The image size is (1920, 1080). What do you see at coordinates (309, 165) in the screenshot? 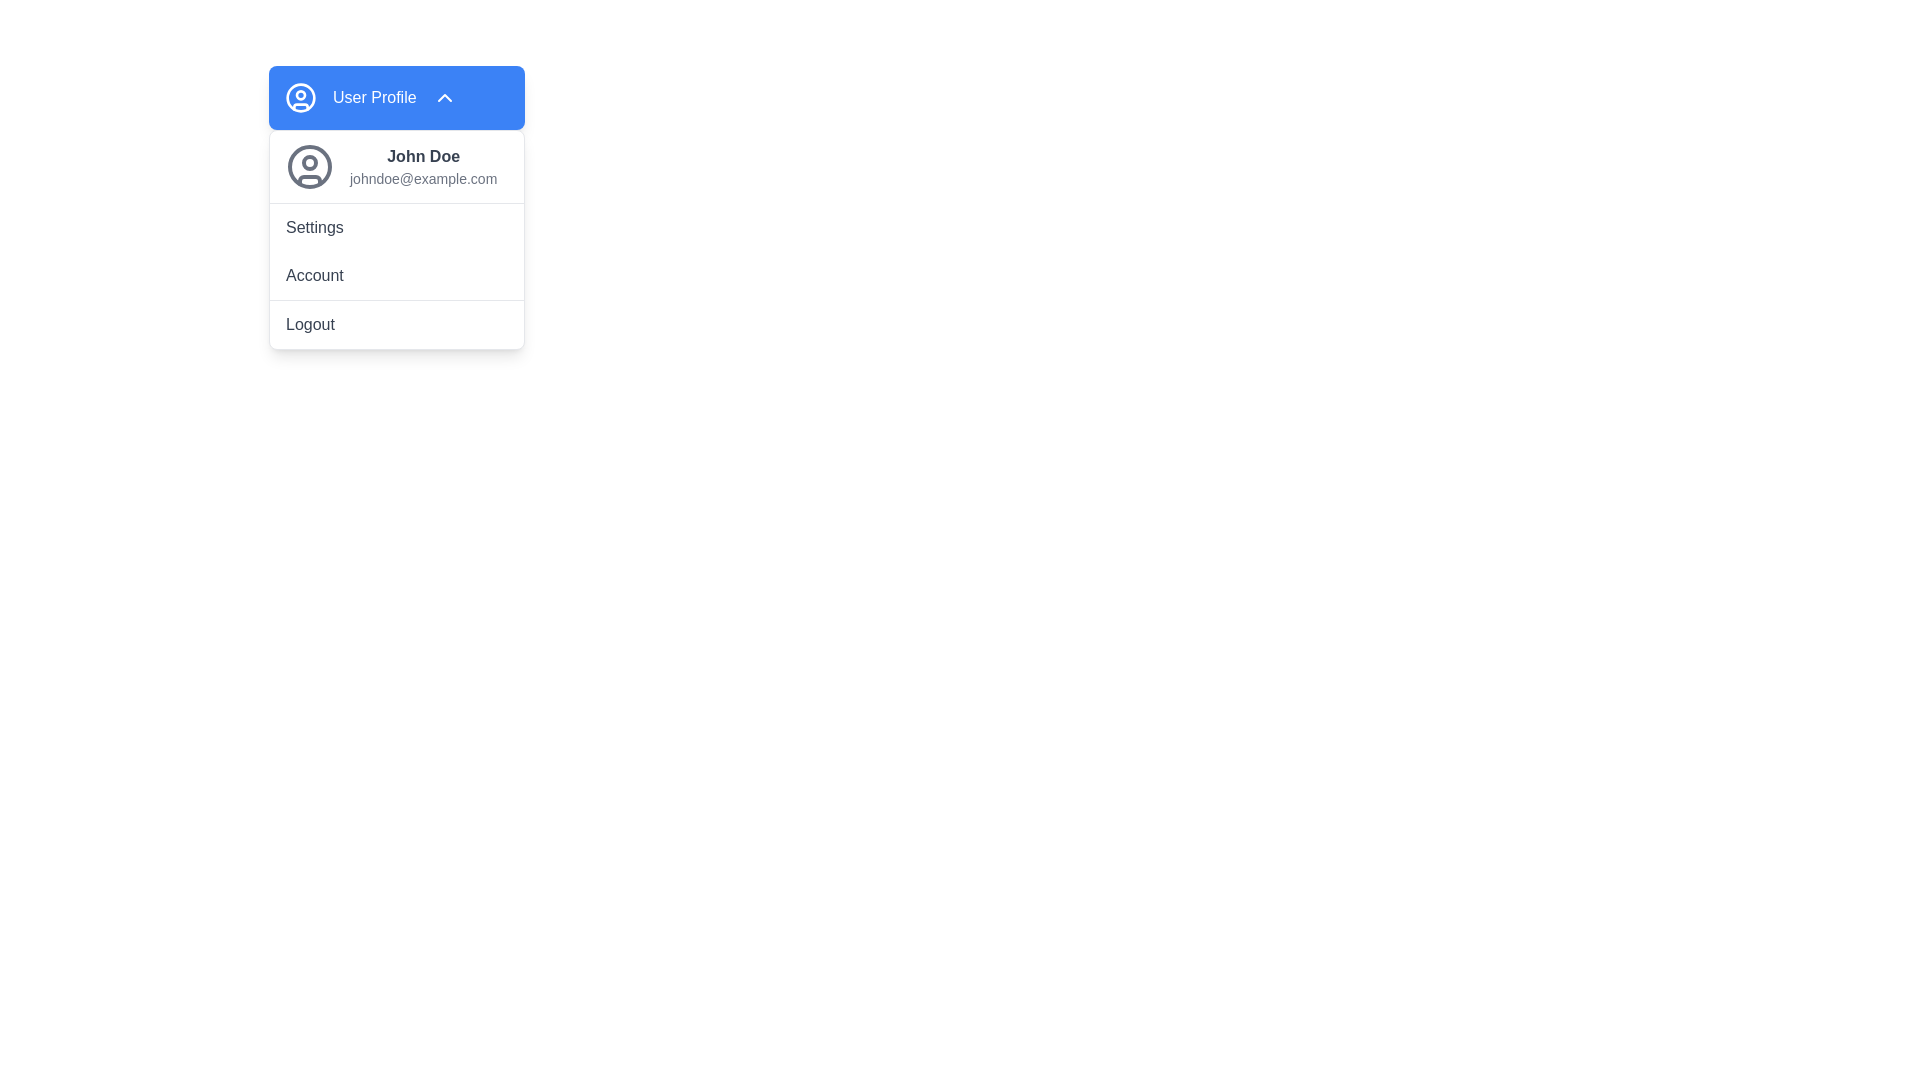
I see `the largest outer circle of the user profile icon located at the top-left part of the user dropdown menu` at bounding box center [309, 165].